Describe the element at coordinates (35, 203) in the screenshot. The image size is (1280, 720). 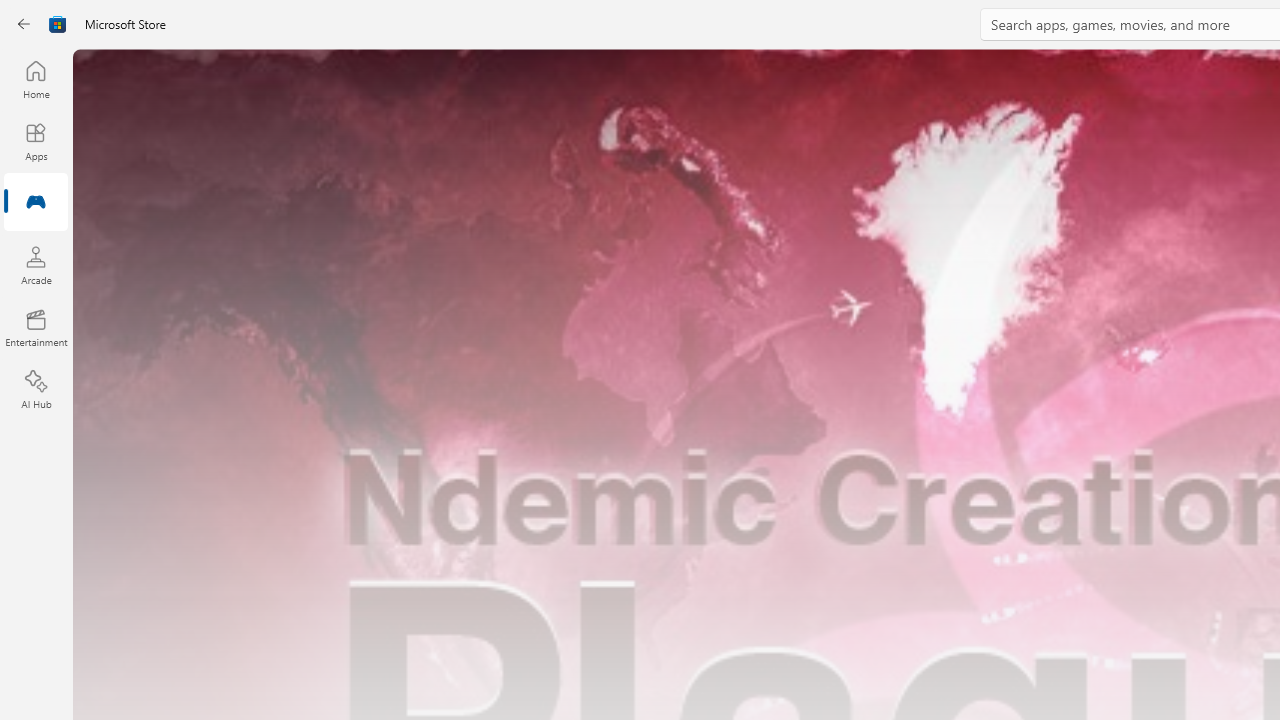
I see `'Gaming'` at that location.